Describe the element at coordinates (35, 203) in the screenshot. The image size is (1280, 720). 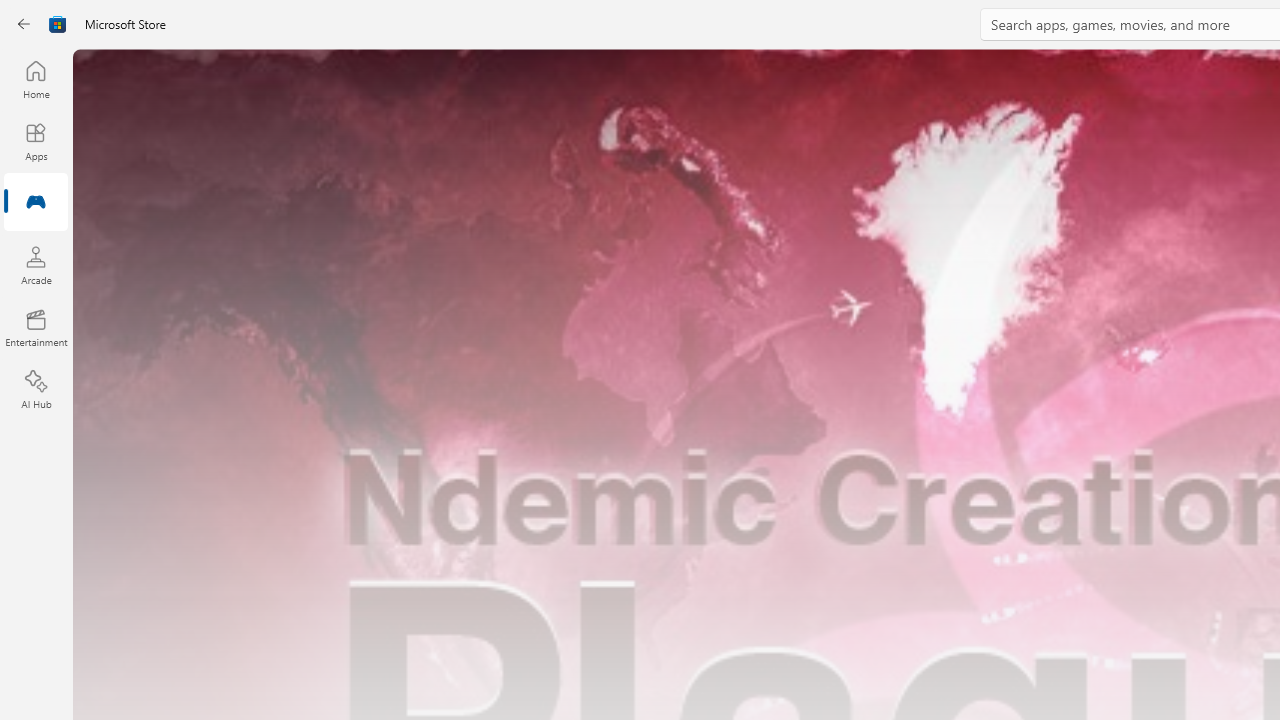
I see `'Gaming'` at that location.